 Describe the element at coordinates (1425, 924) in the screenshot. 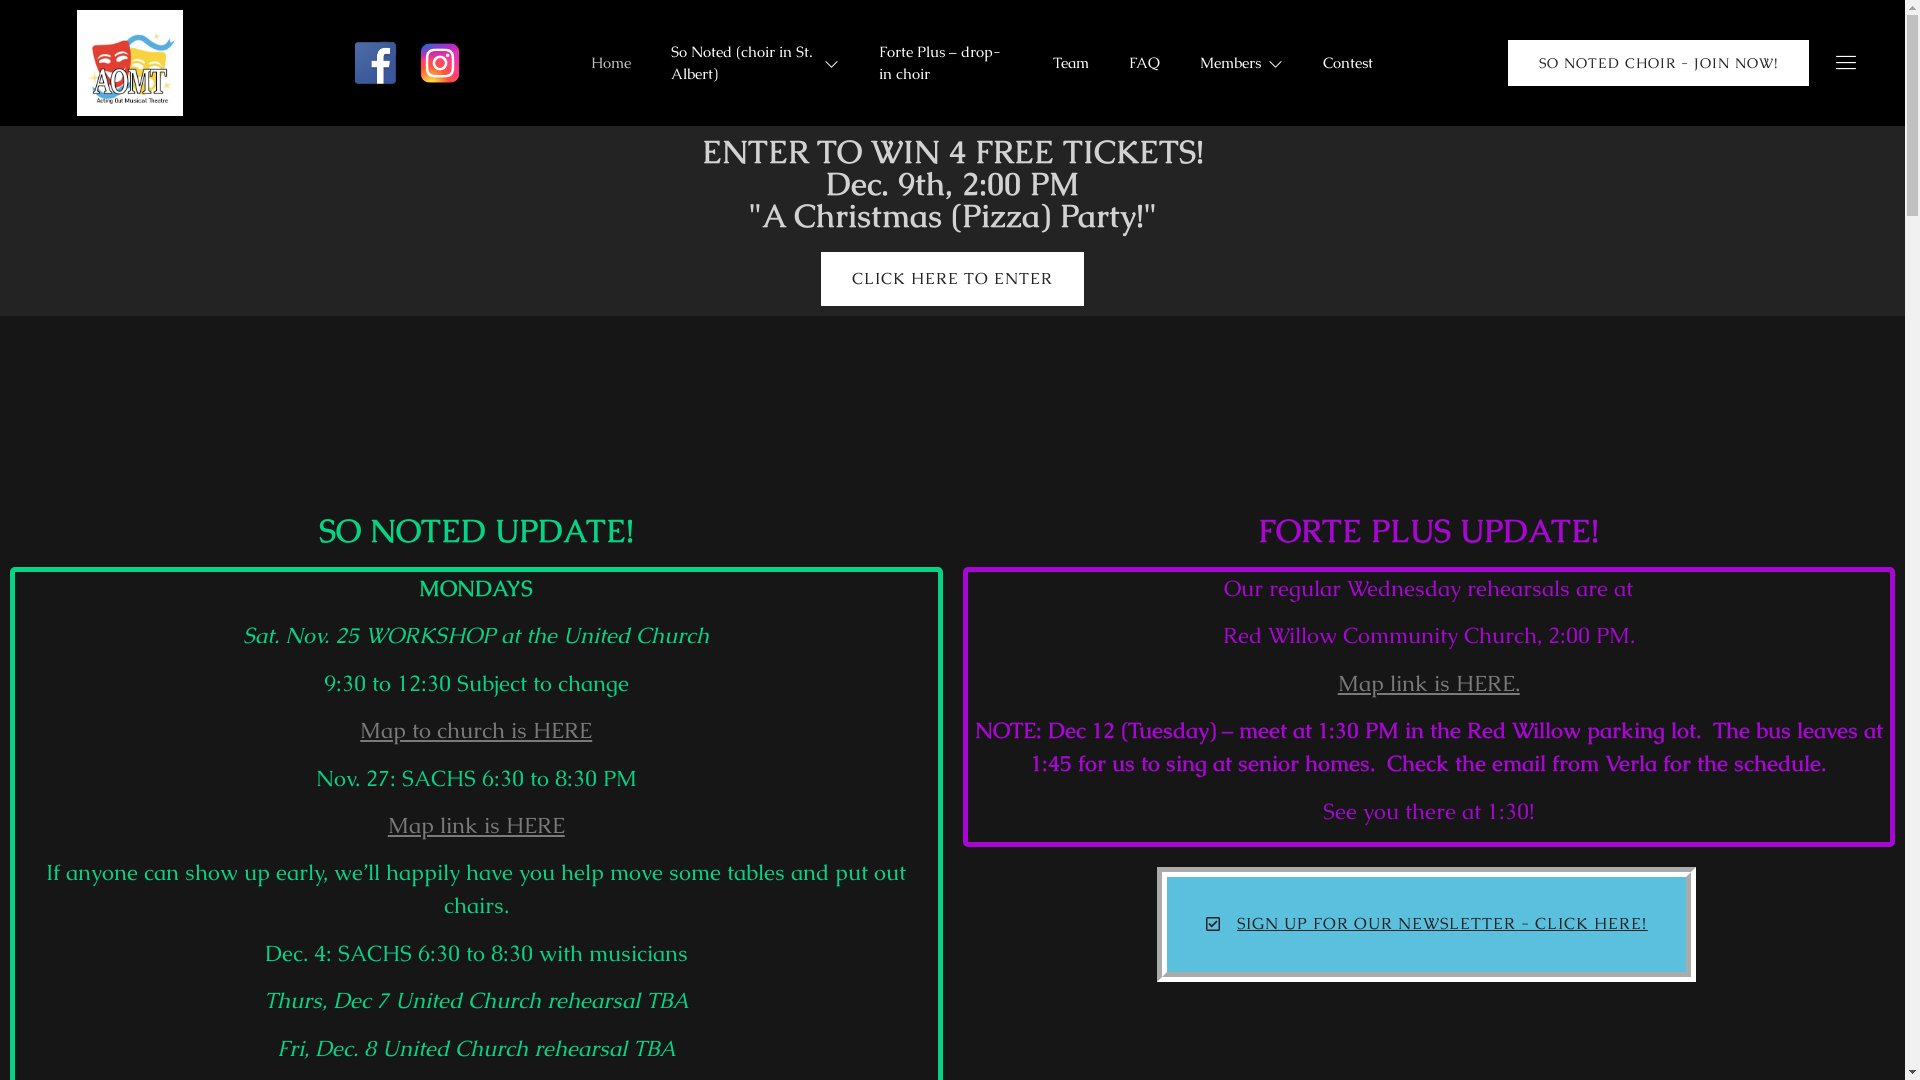

I see `'SIGN UP FOR OUR NEWSLETTER - CLICK HERE!'` at that location.